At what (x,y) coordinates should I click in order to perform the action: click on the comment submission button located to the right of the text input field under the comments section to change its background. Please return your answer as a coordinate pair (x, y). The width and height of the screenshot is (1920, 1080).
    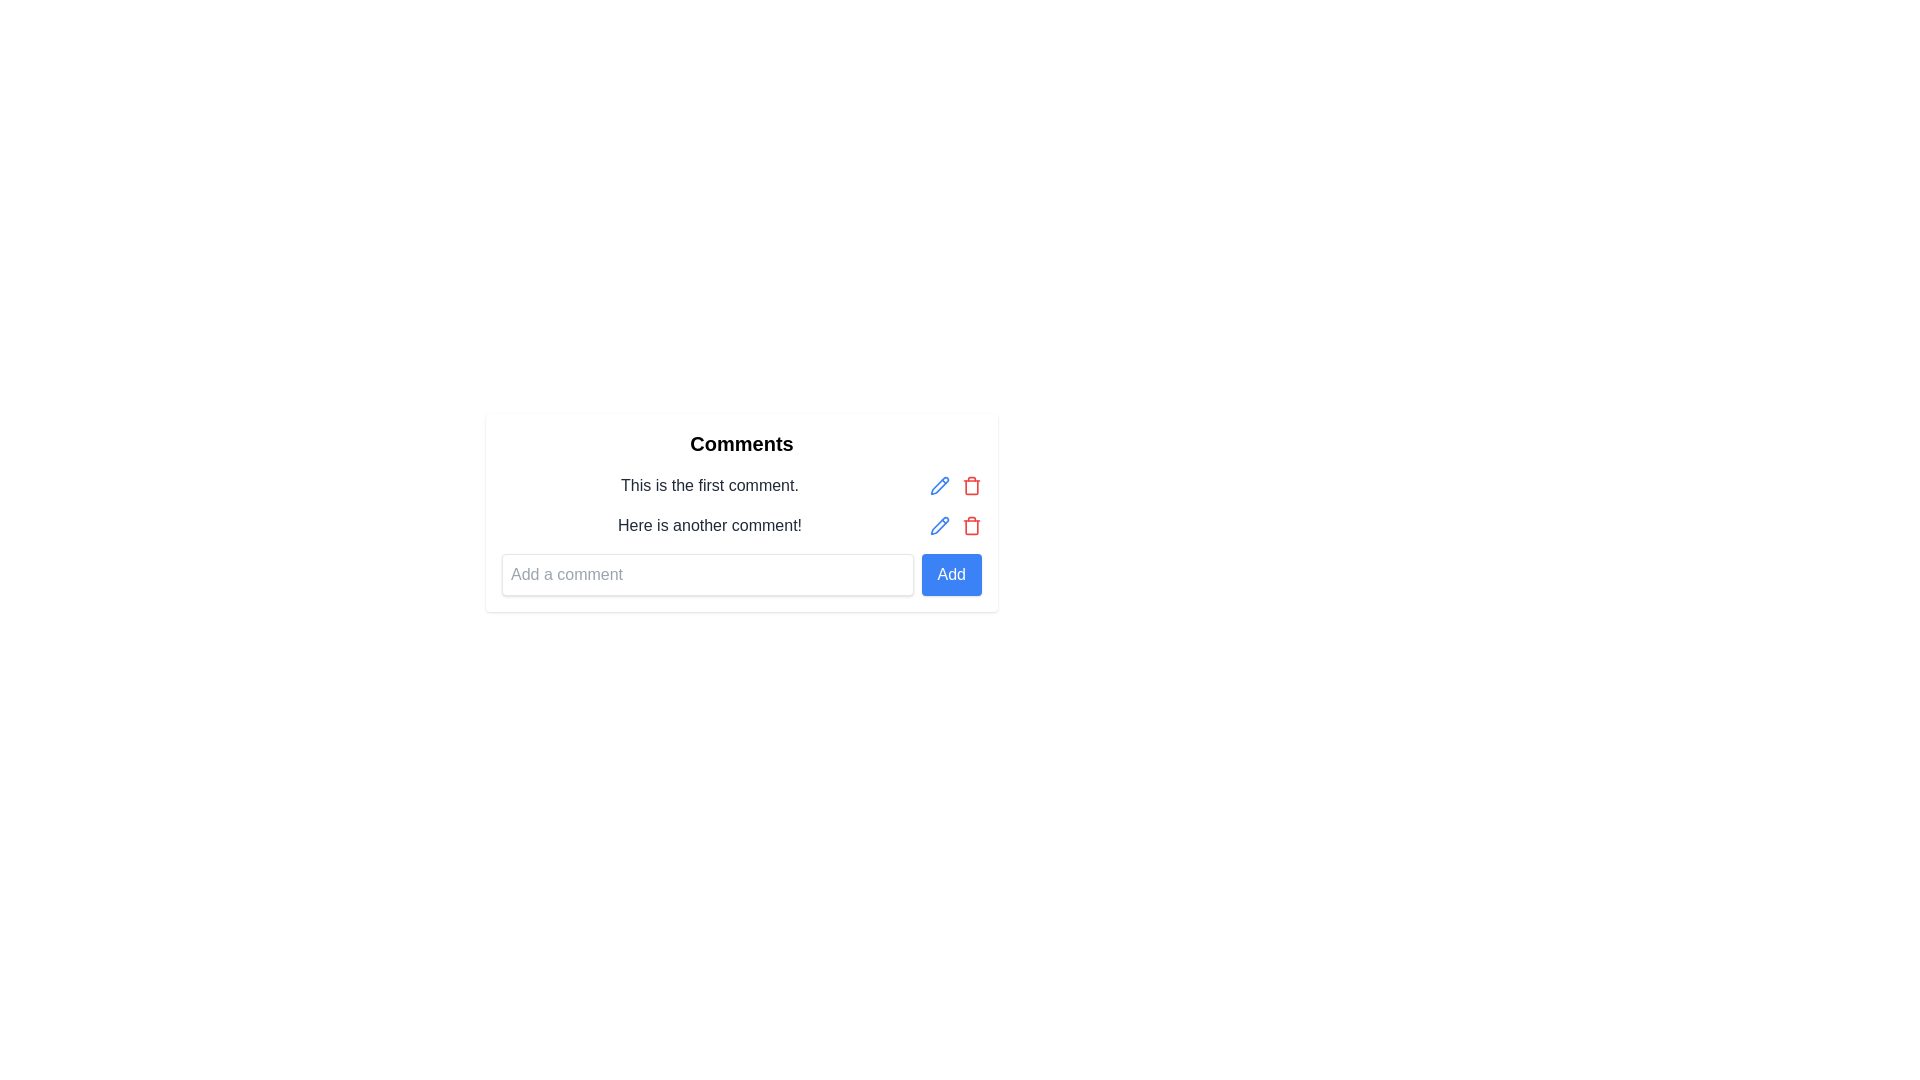
    Looking at the image, I should click on (950, 574).